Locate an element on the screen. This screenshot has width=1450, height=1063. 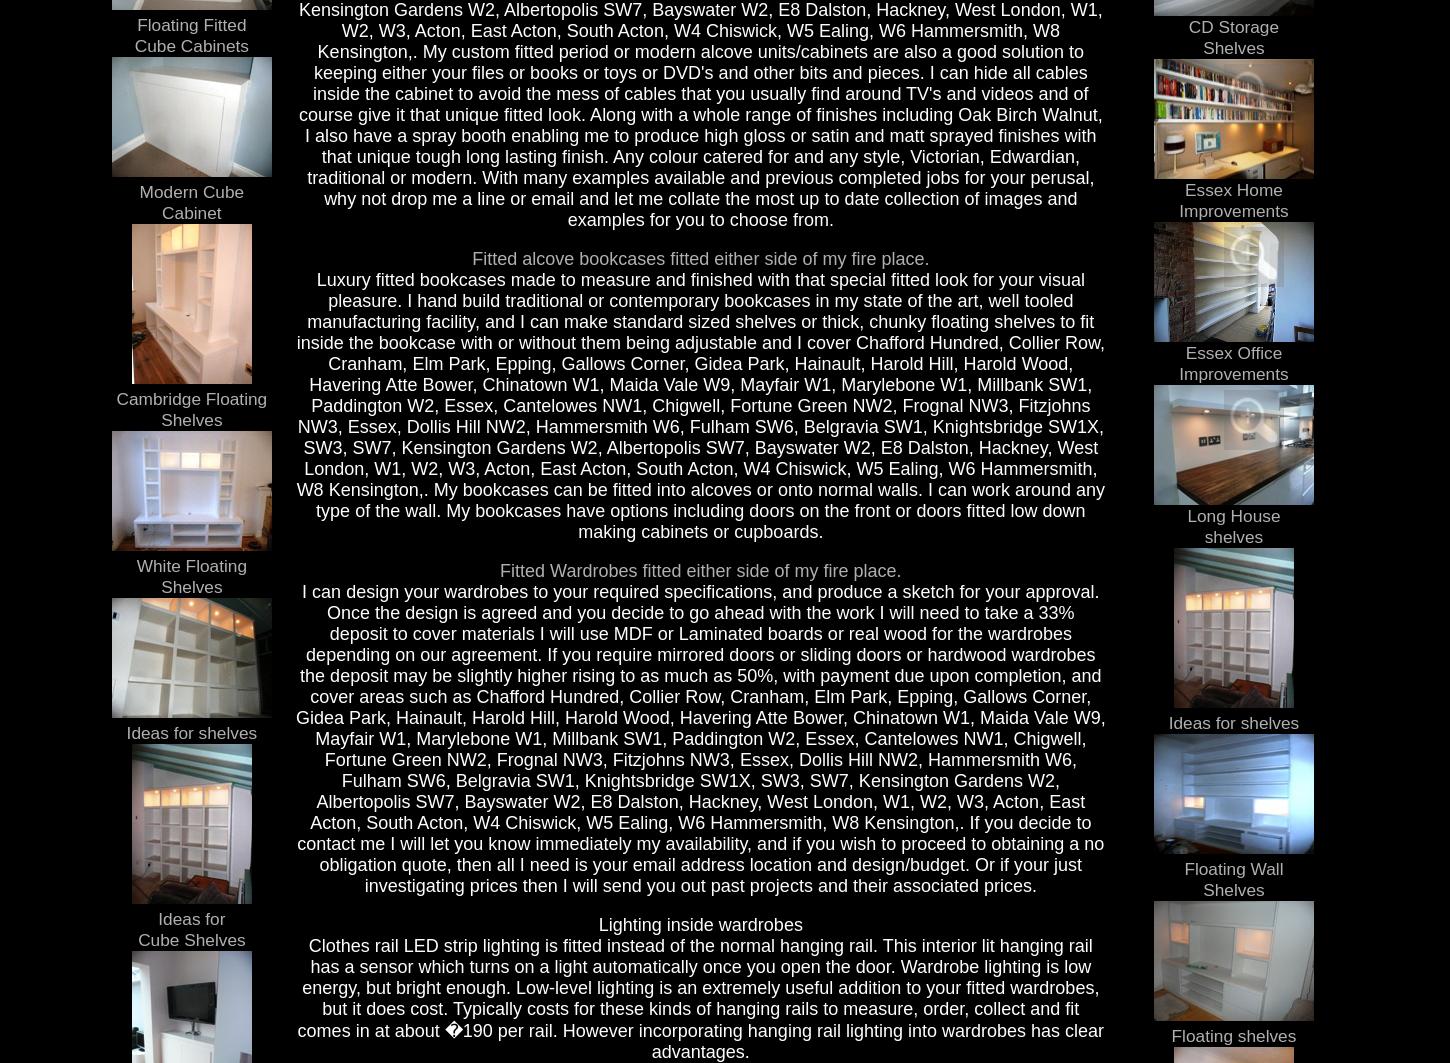
'Fitted Wardrobes fitted either side of my fire place.' is located at coordinates (499, 568).